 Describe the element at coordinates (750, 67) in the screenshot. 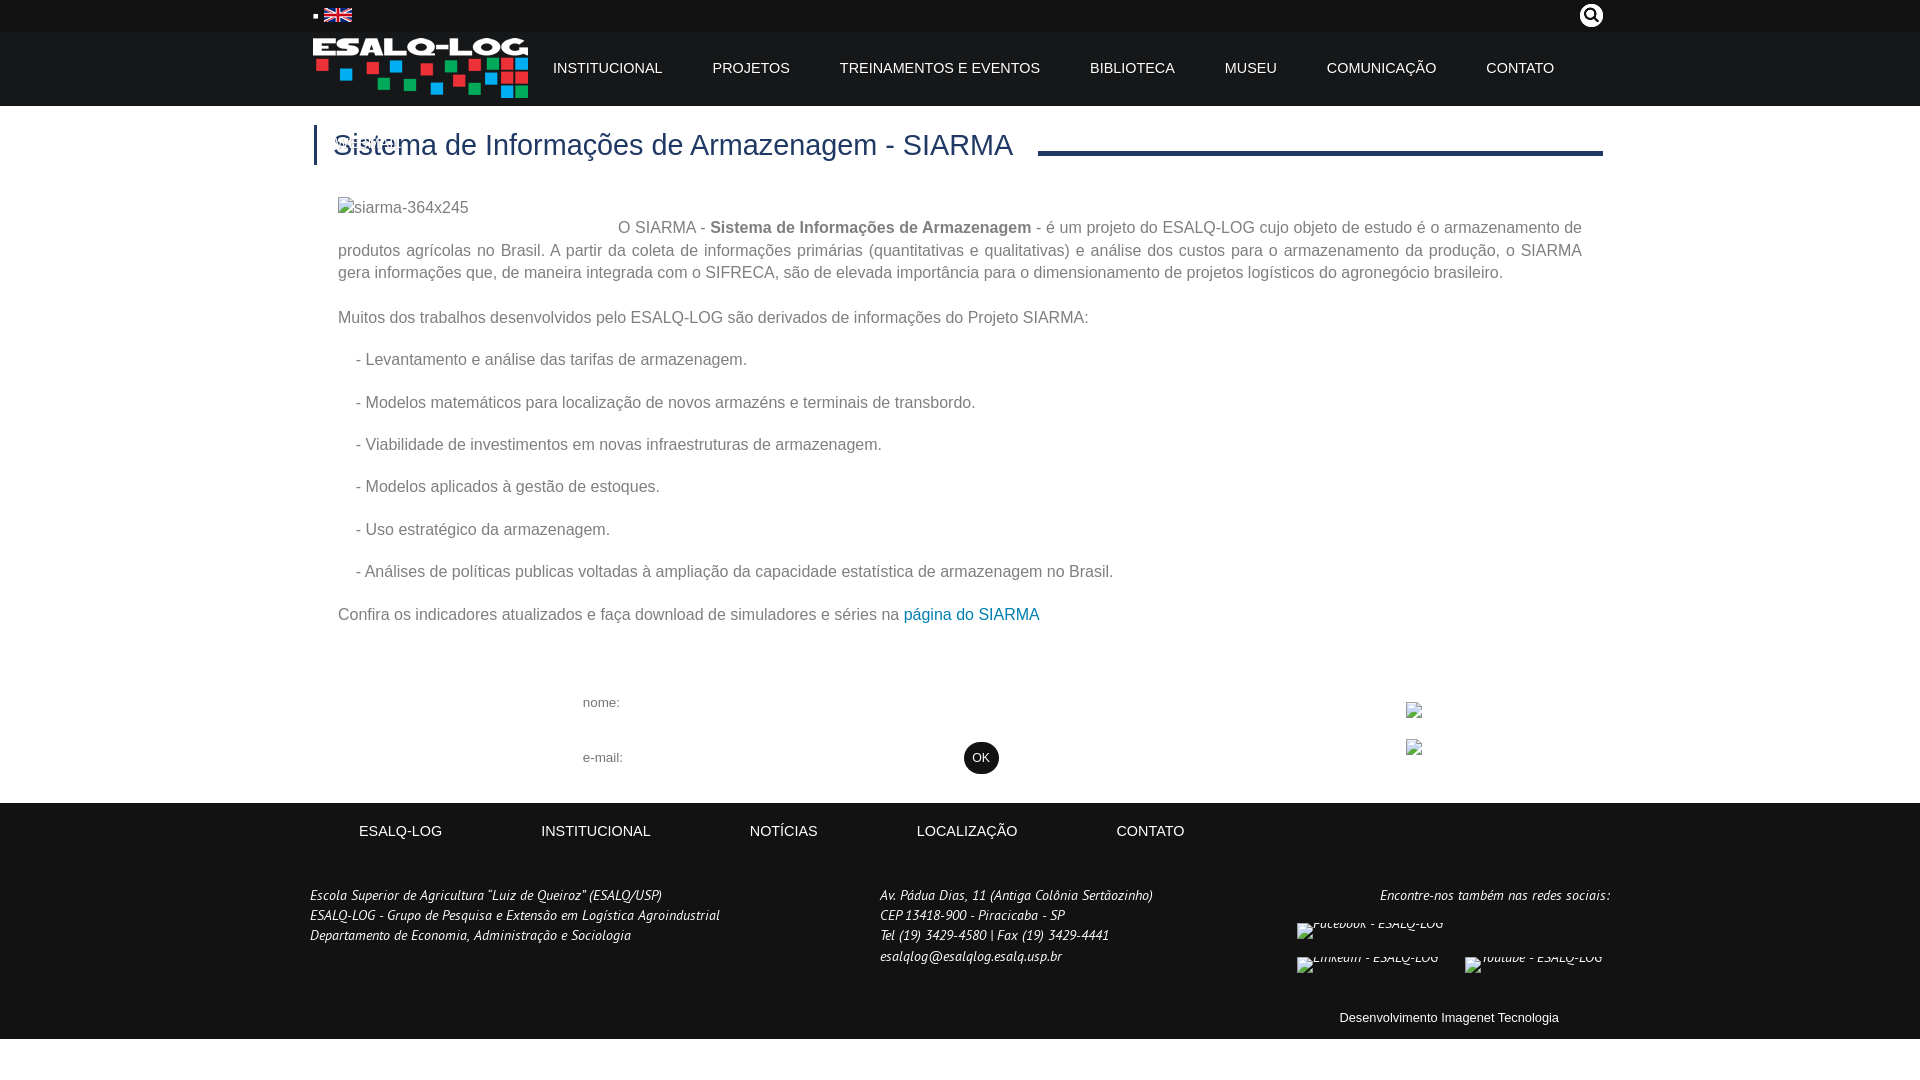

I see `'PROJETOS'` at that location.